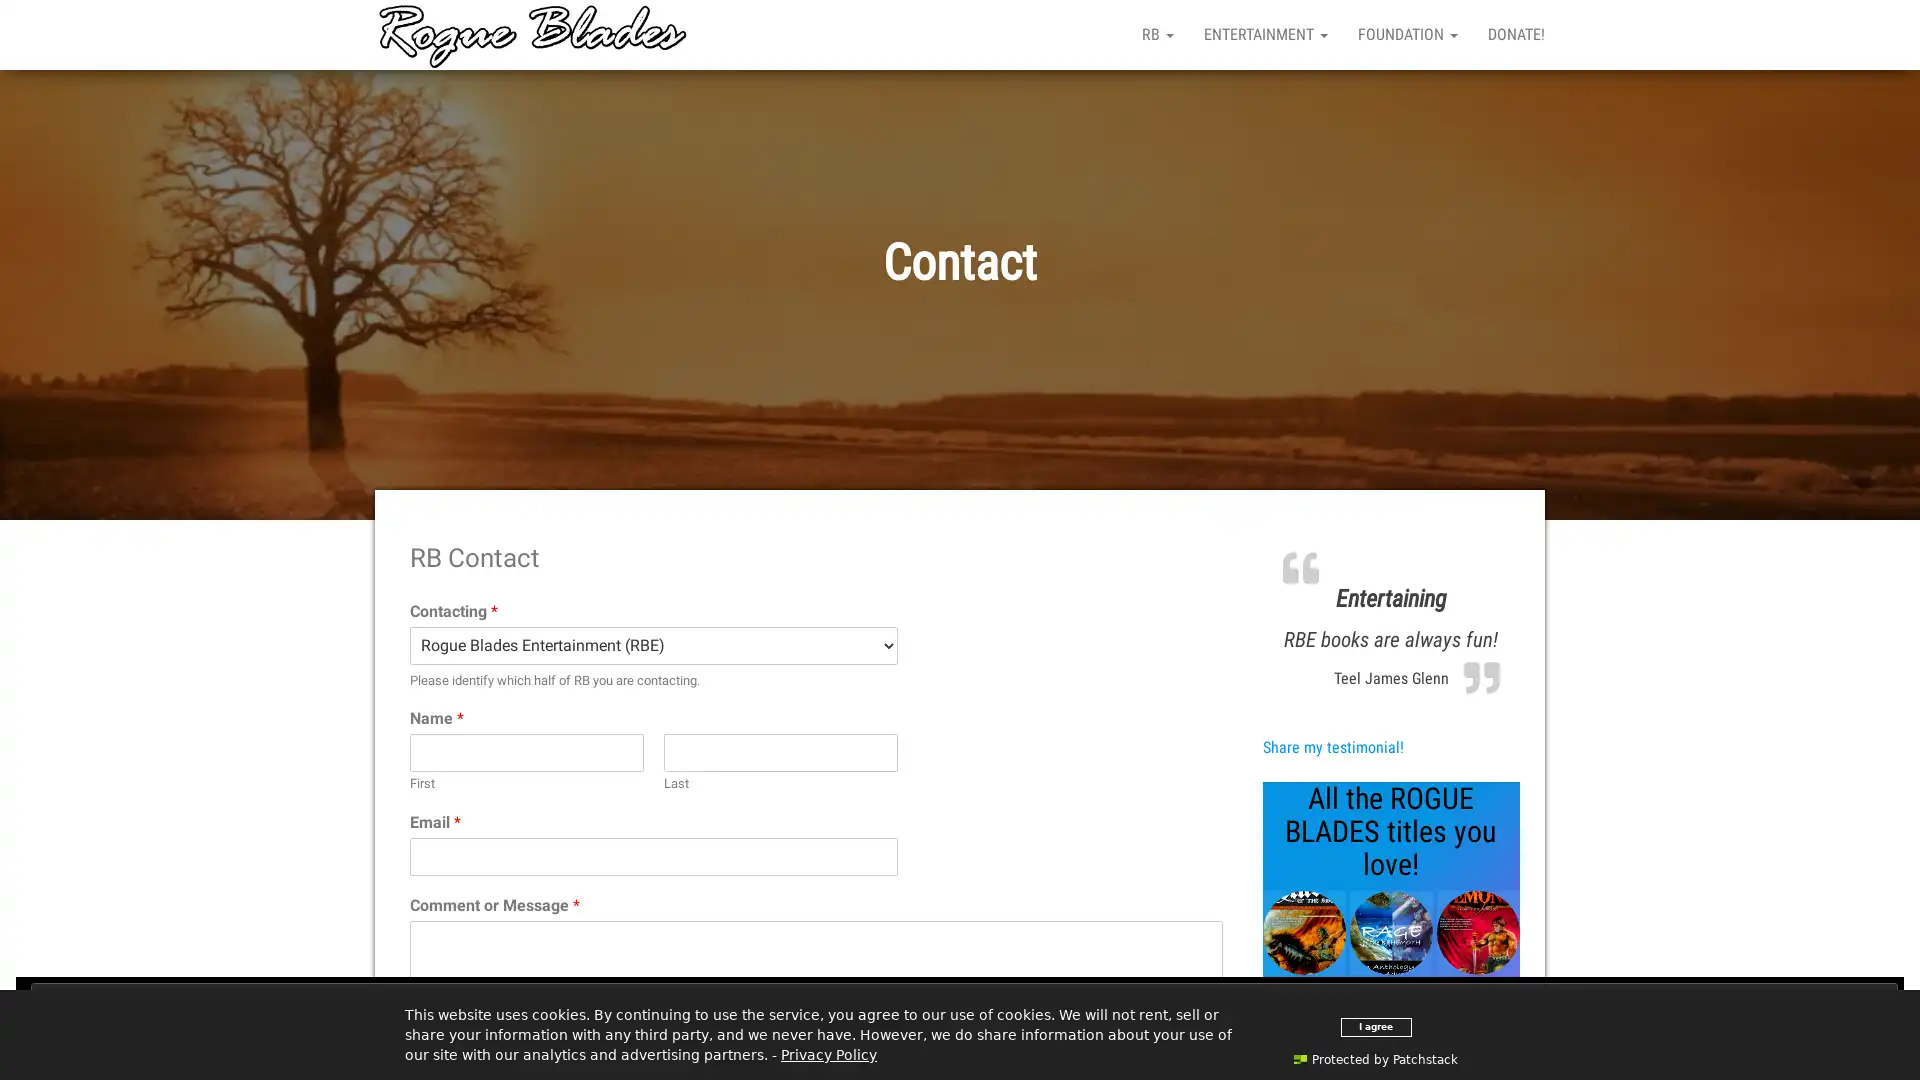 The width and height of the screenshot is (1920, 1080). I want to click on Close and accept, so click(964, 1002).